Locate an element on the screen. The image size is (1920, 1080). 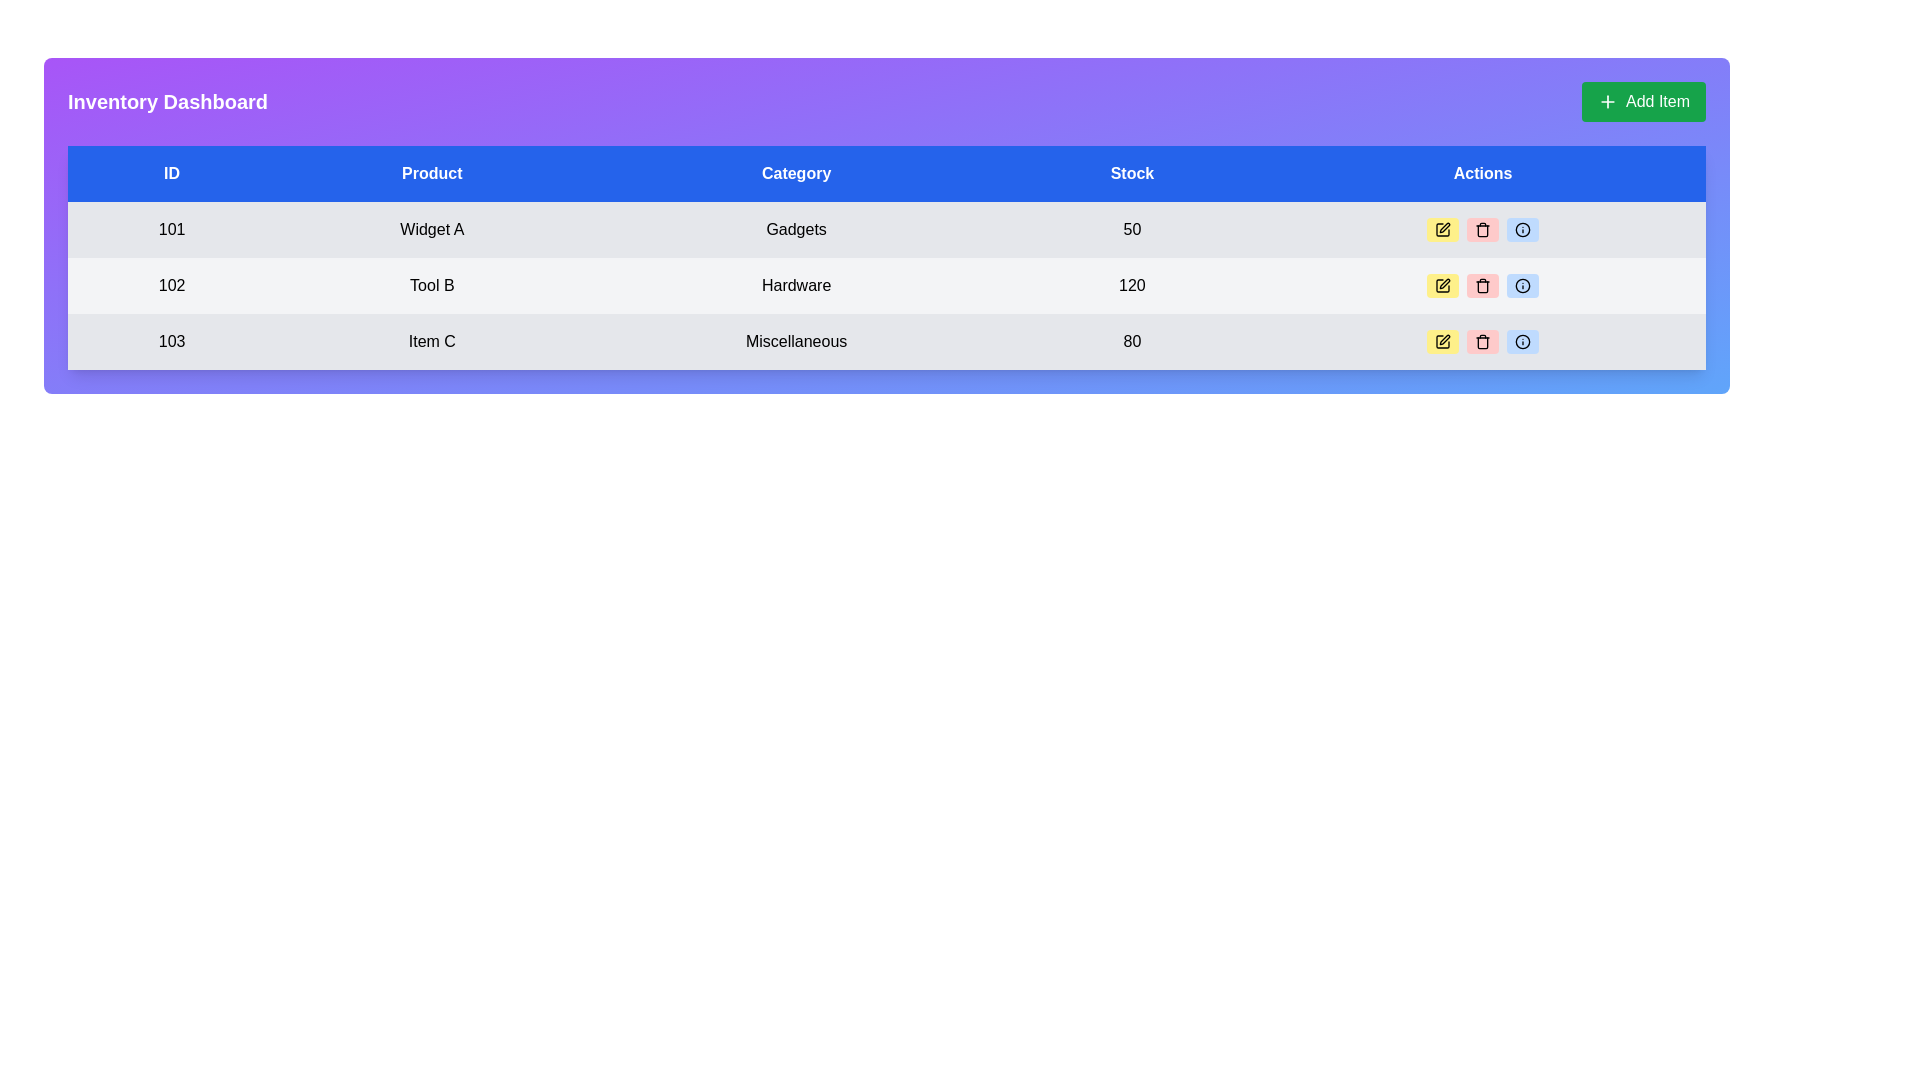
the interactive button in the 'Actions' section of the row corresponding to 'Tool B' is located at coordinates (1483, 285).